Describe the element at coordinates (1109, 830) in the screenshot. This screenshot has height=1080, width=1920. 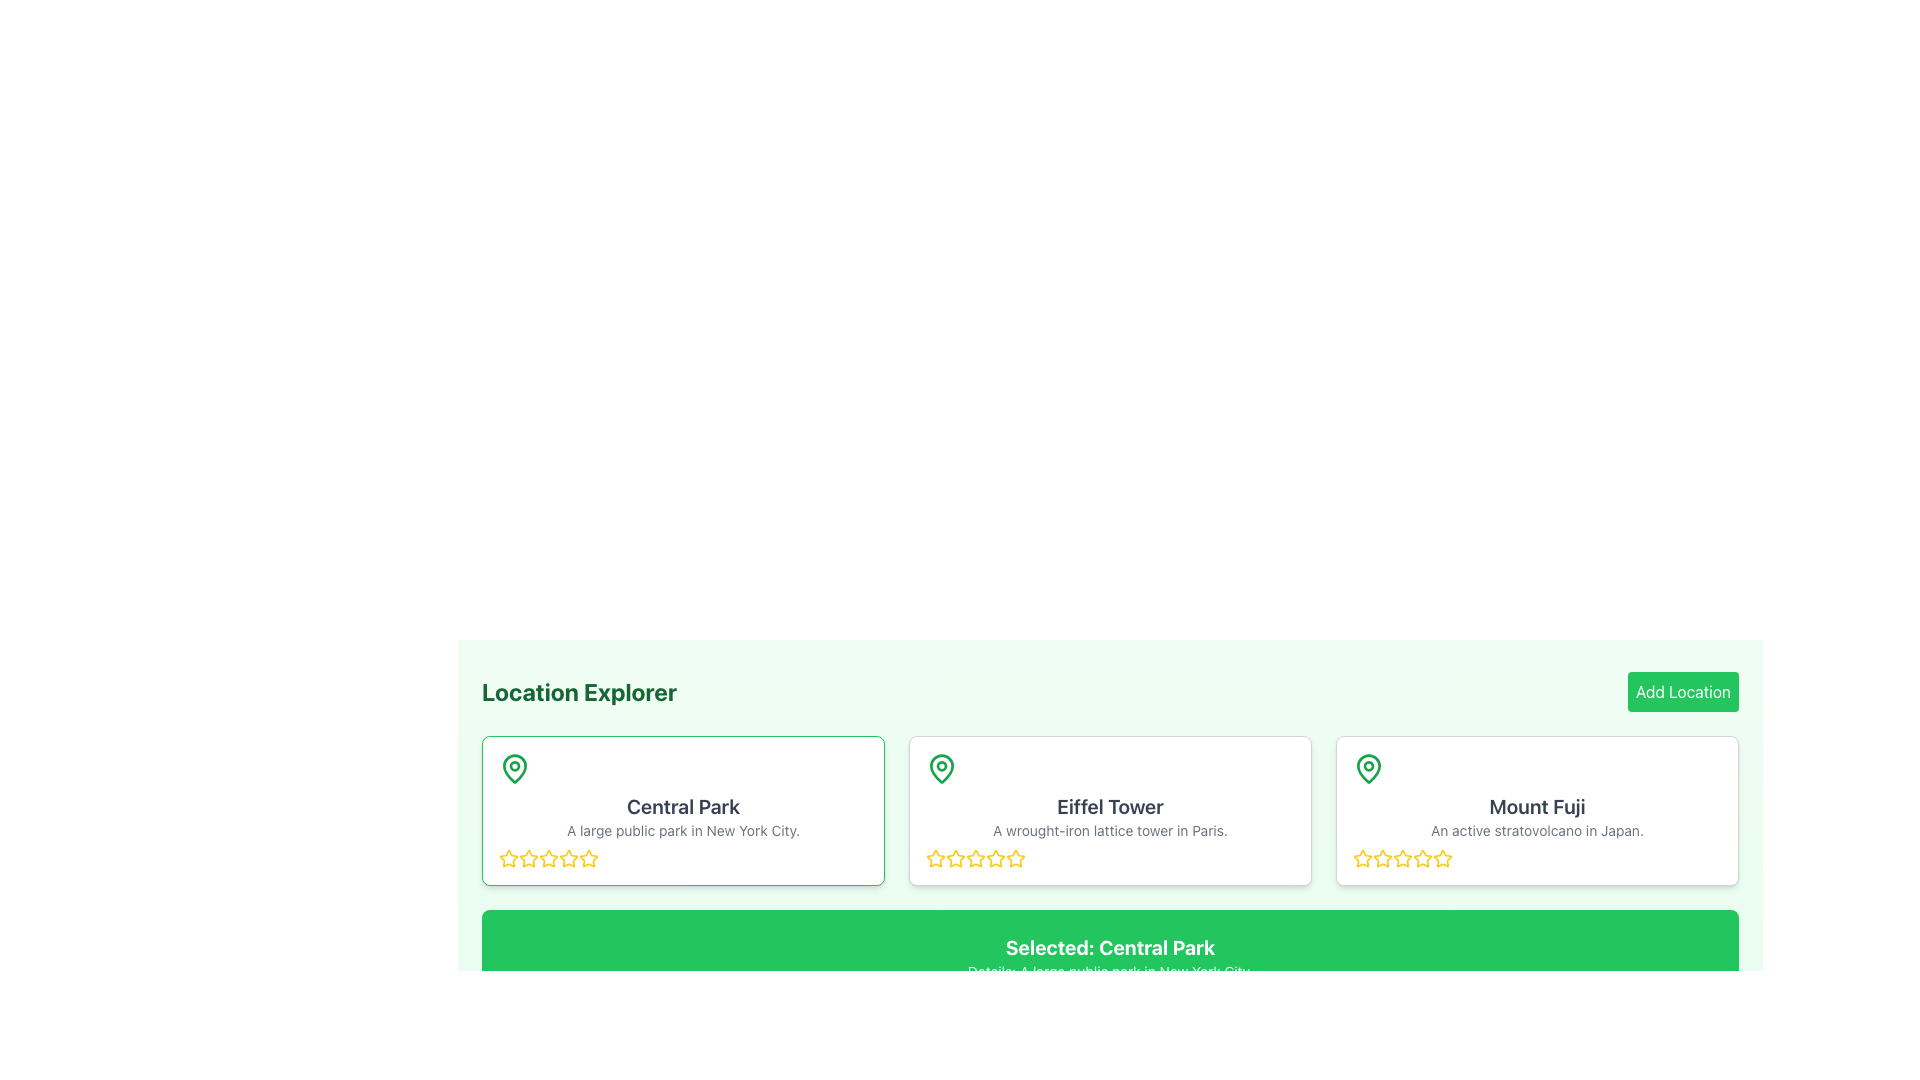
I see `the static text providing descriptive information about the Eiffel Tower, located in the middle column below the 'Eiffel Tower' heading and above the star rating component` at that location.